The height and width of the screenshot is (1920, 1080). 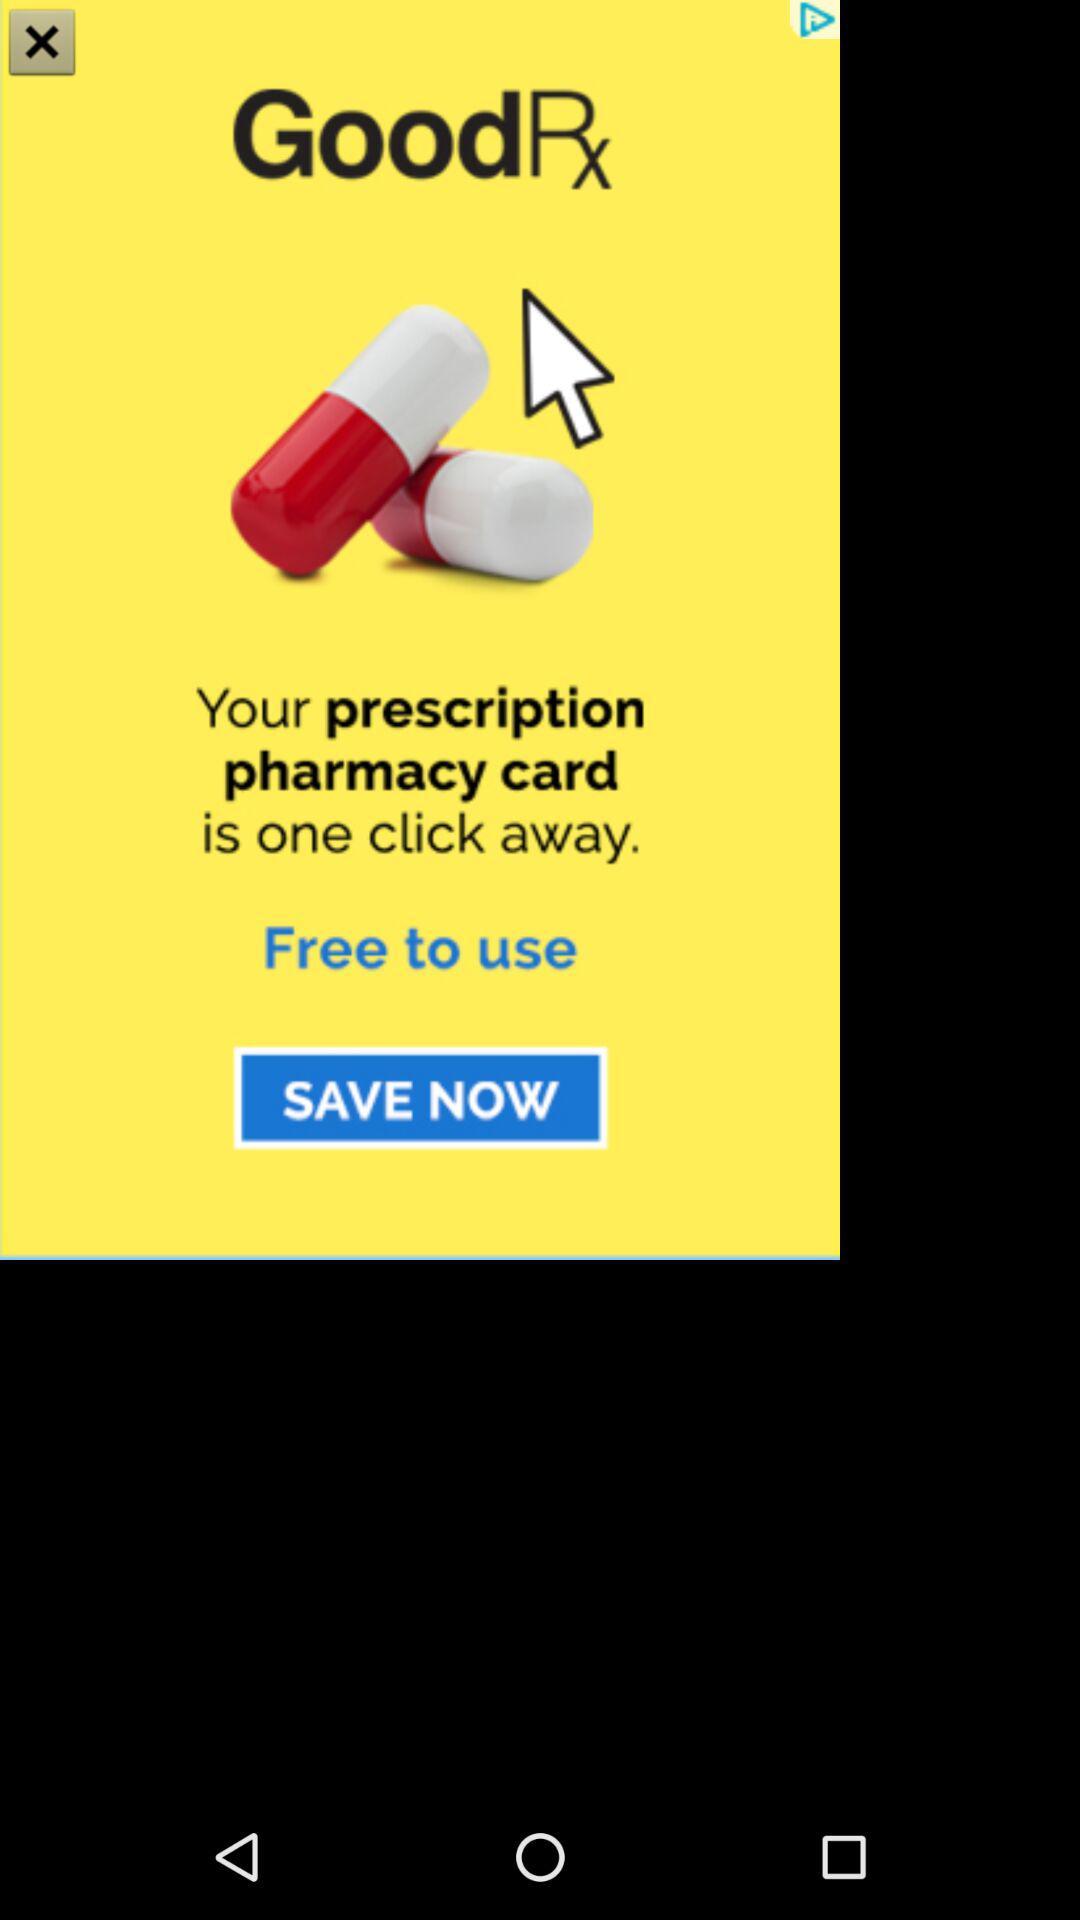 I want to click on the close icon, so click(x=42, y=44).